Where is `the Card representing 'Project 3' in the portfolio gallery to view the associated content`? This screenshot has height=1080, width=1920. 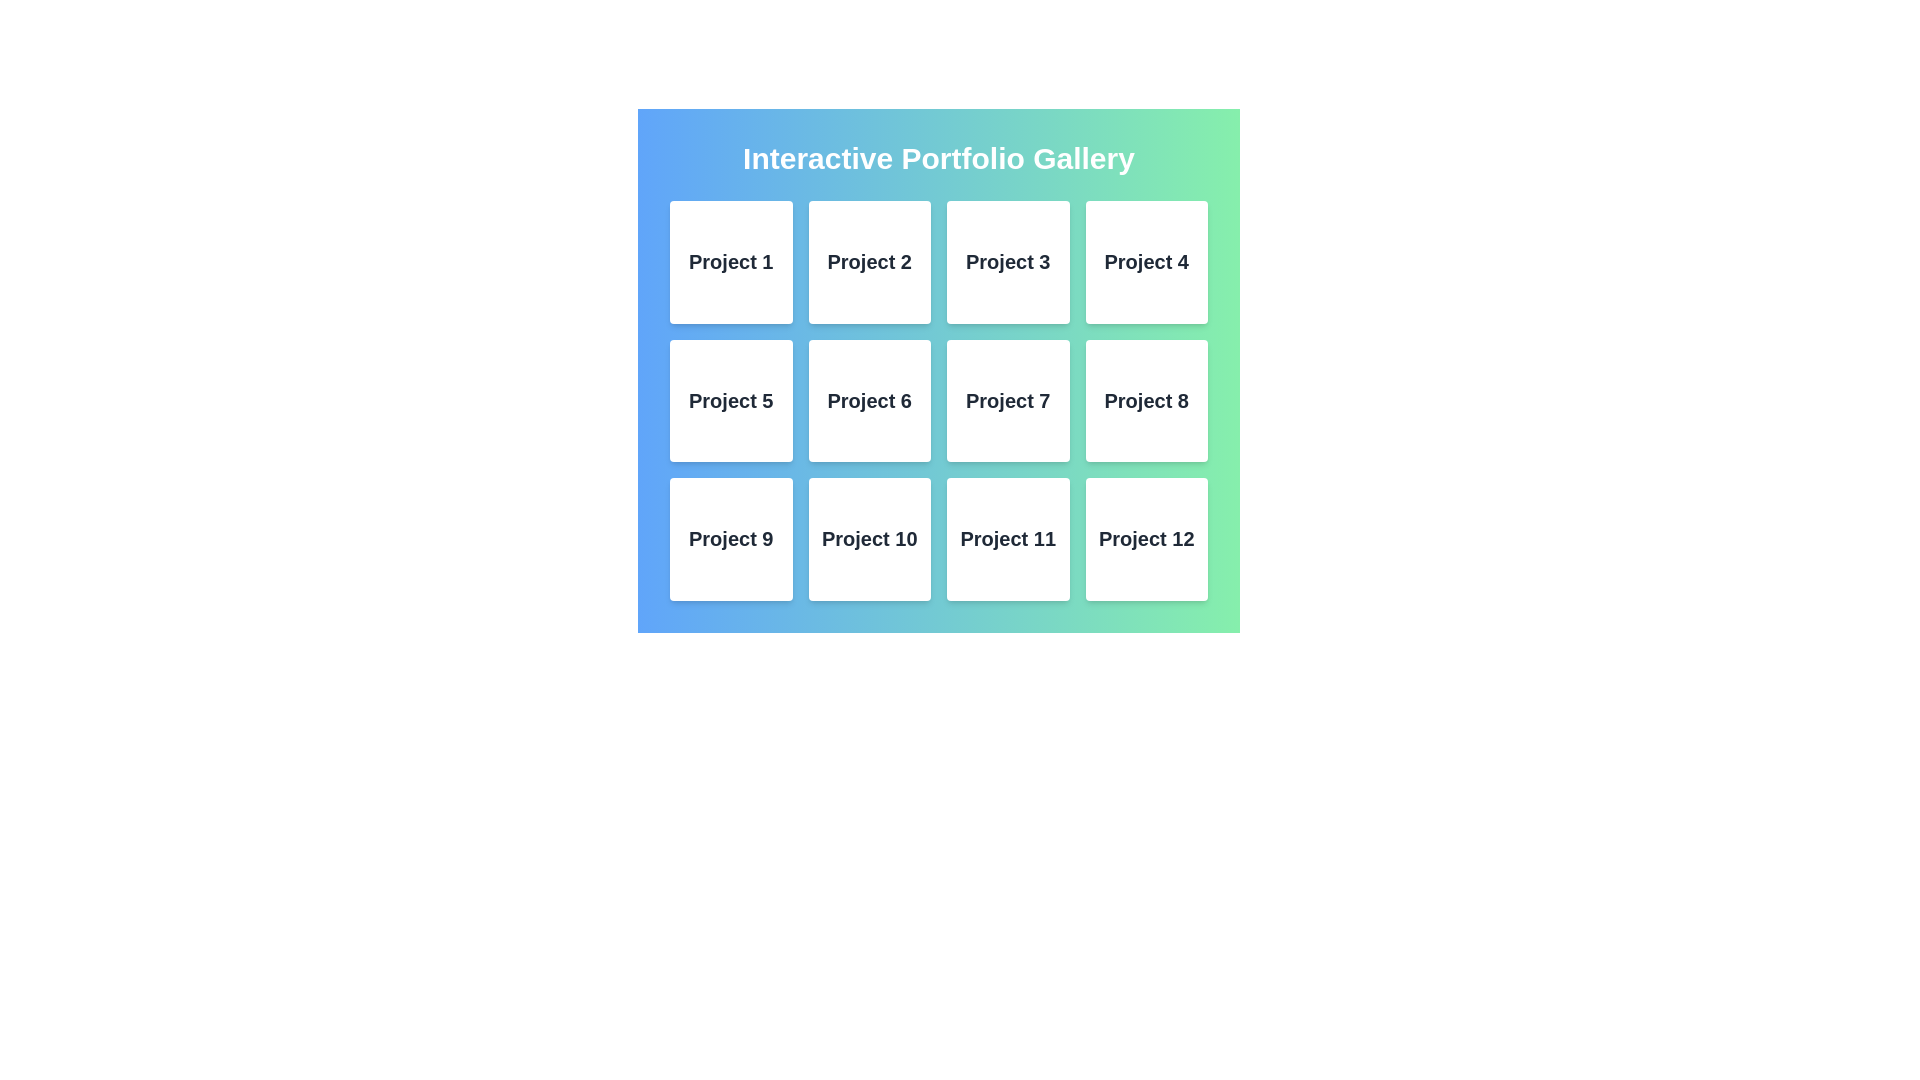 the Card representing 'Project 3' in the portfolio gallery to view the associated content is located at coordinates (1008, 261).